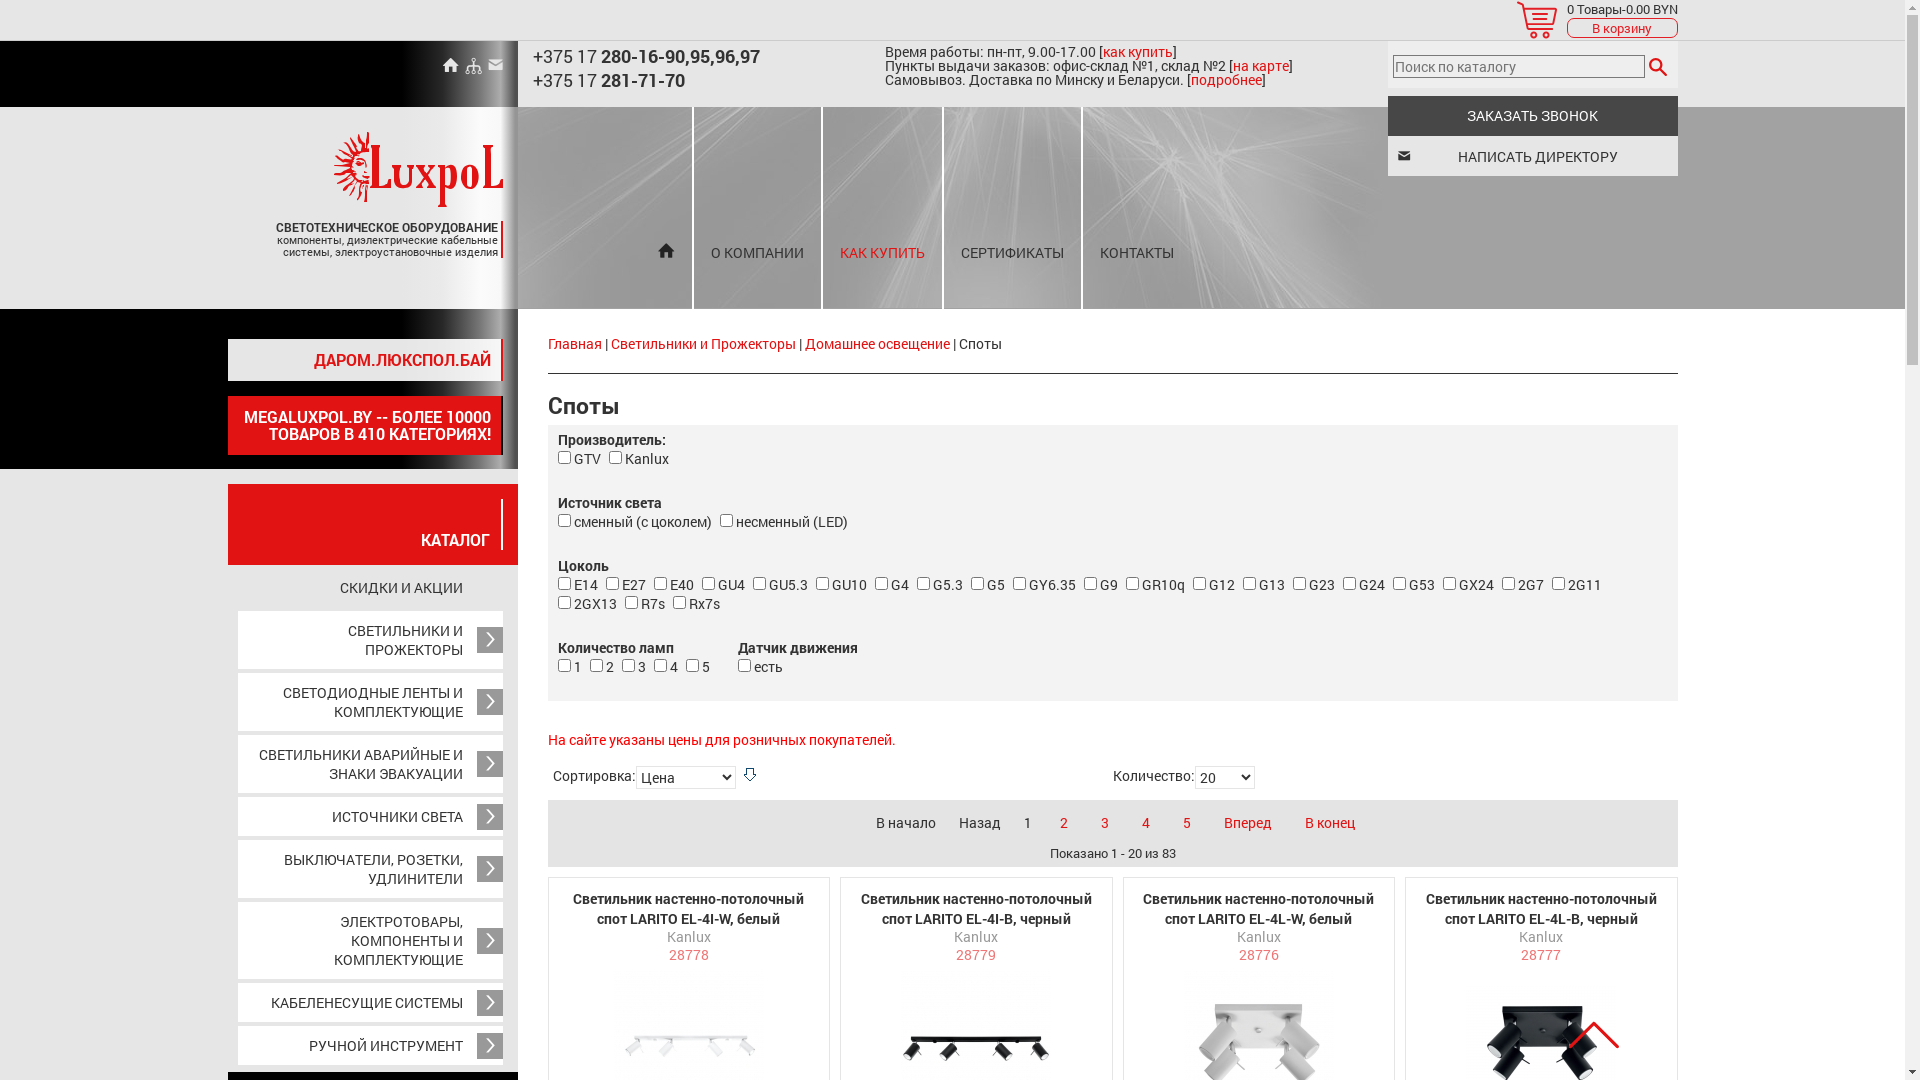 The height and width of the screenshot is (1080, 1920). I want to click on '55', so click(557, 665).